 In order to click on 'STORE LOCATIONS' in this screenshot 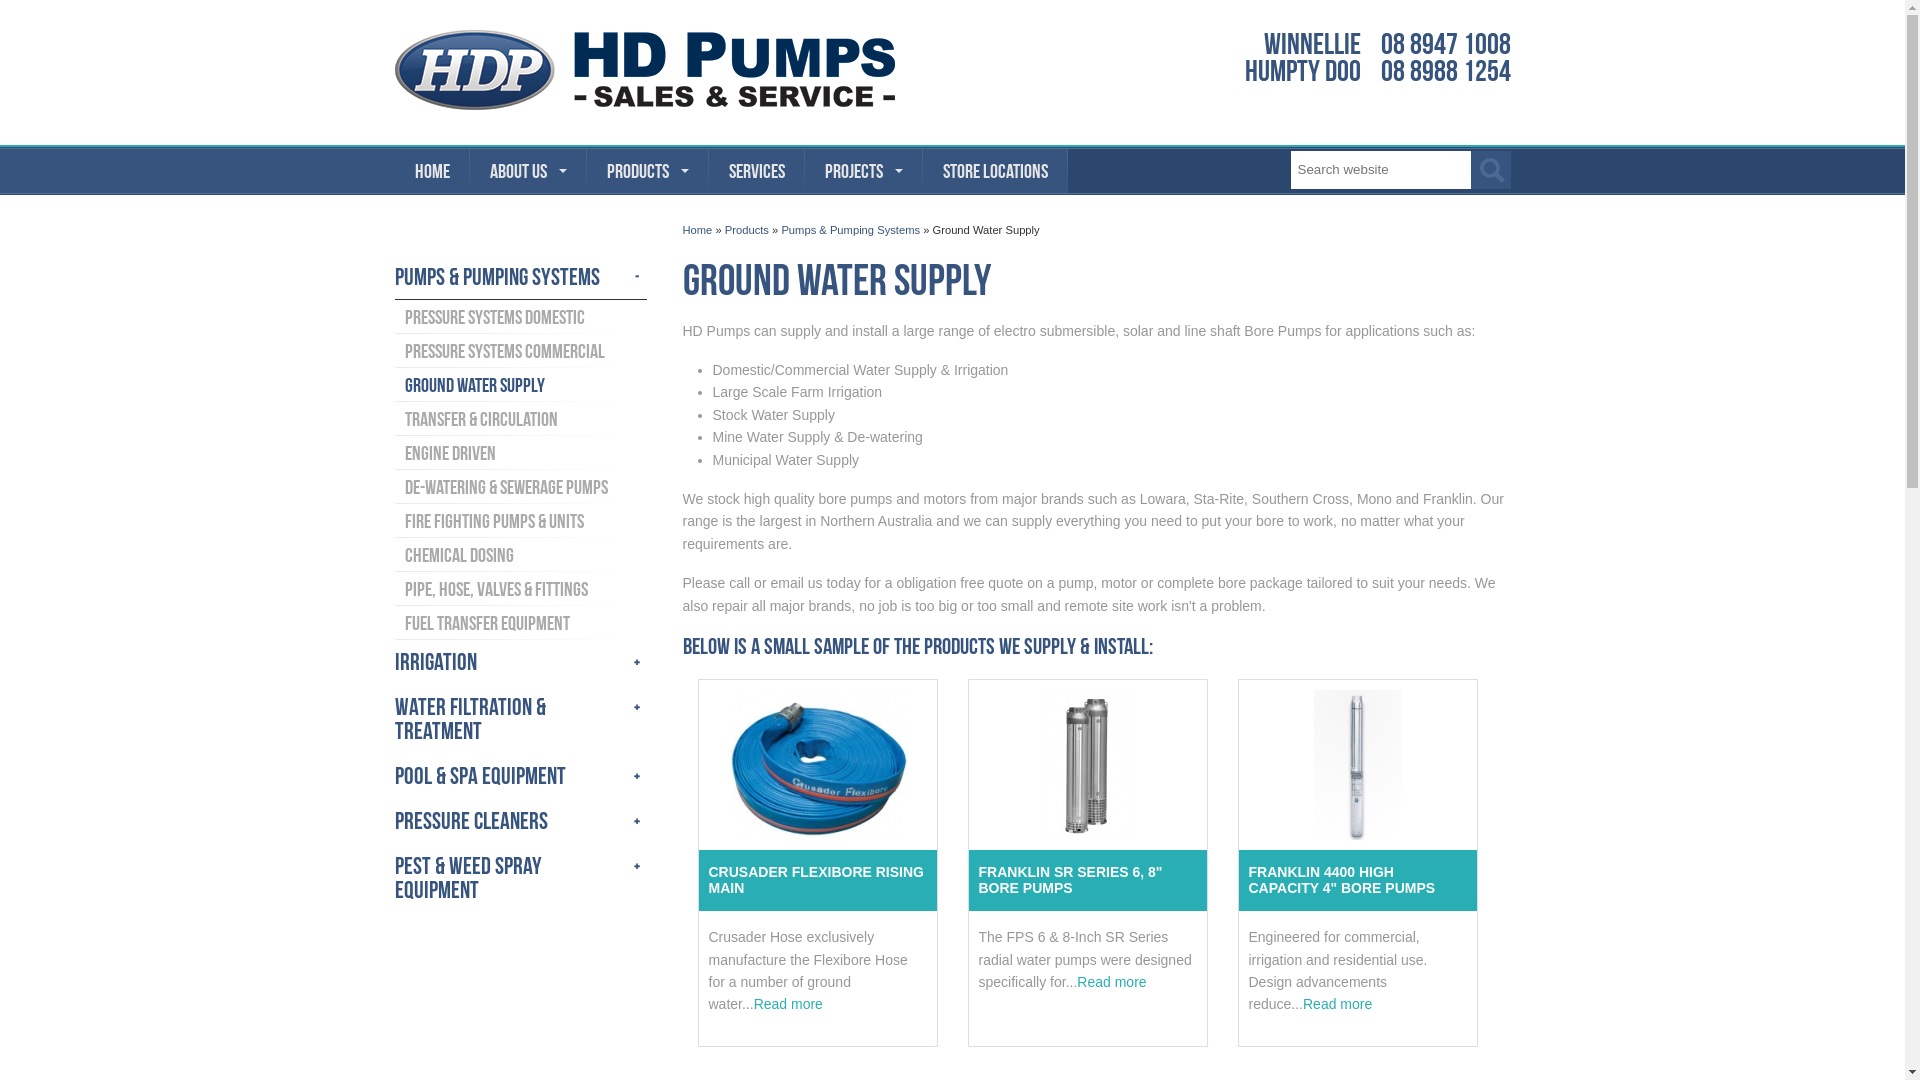, I will do `click(920, 169)`.